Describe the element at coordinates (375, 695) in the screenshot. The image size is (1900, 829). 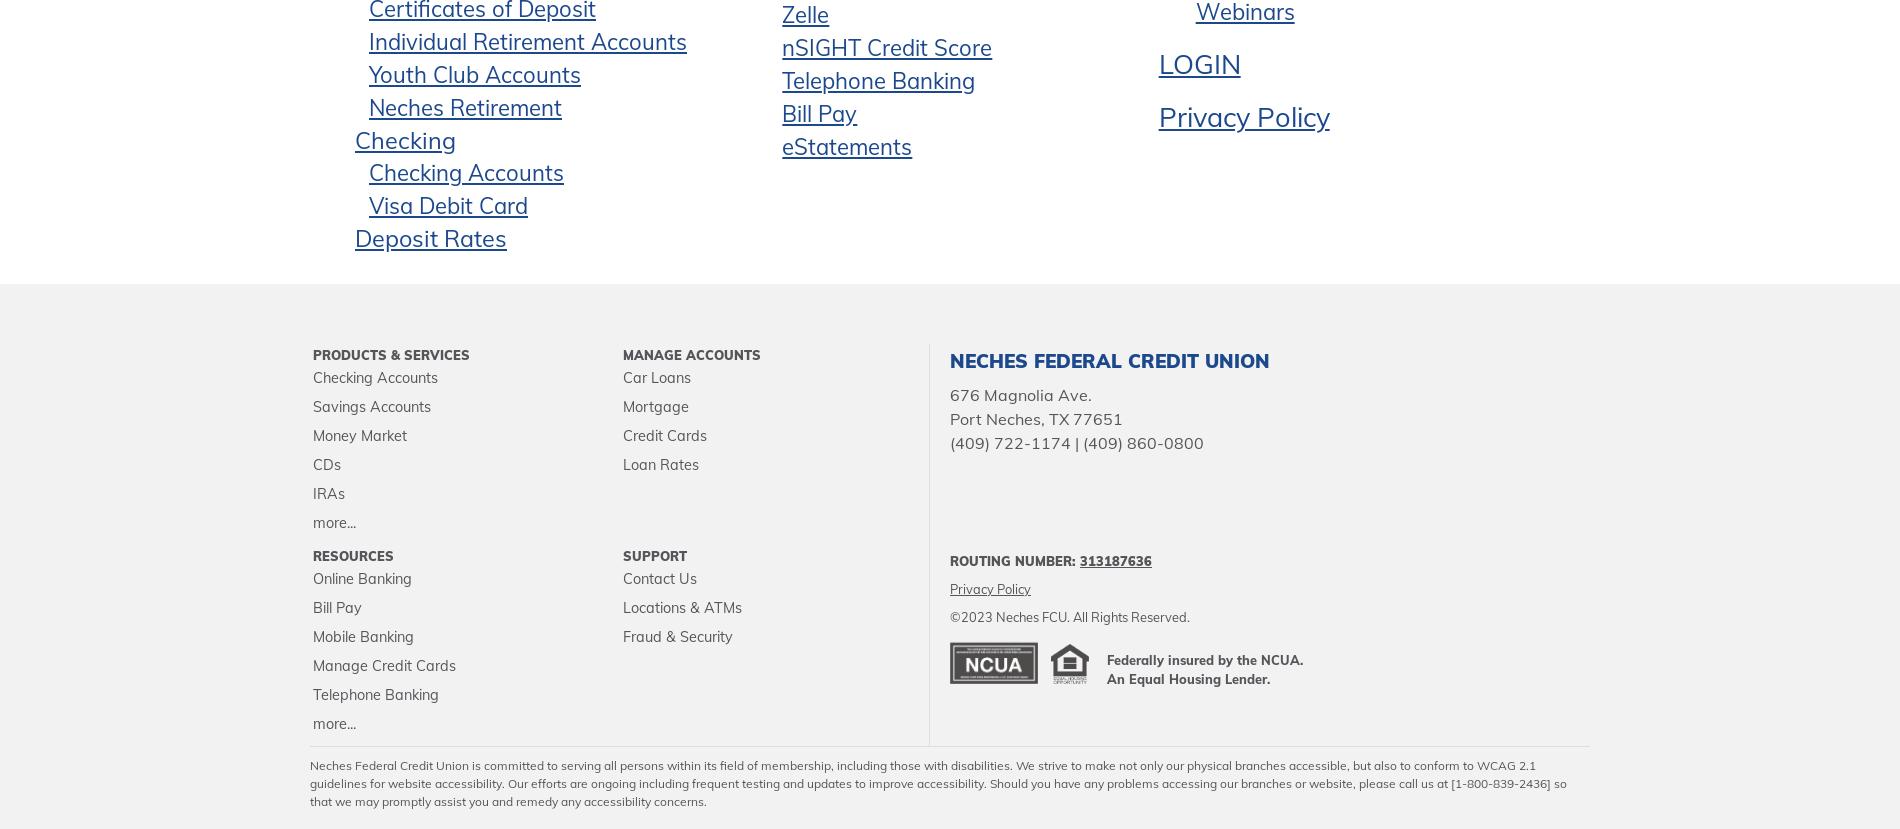
I see `'Telephone Banking'` at that location.